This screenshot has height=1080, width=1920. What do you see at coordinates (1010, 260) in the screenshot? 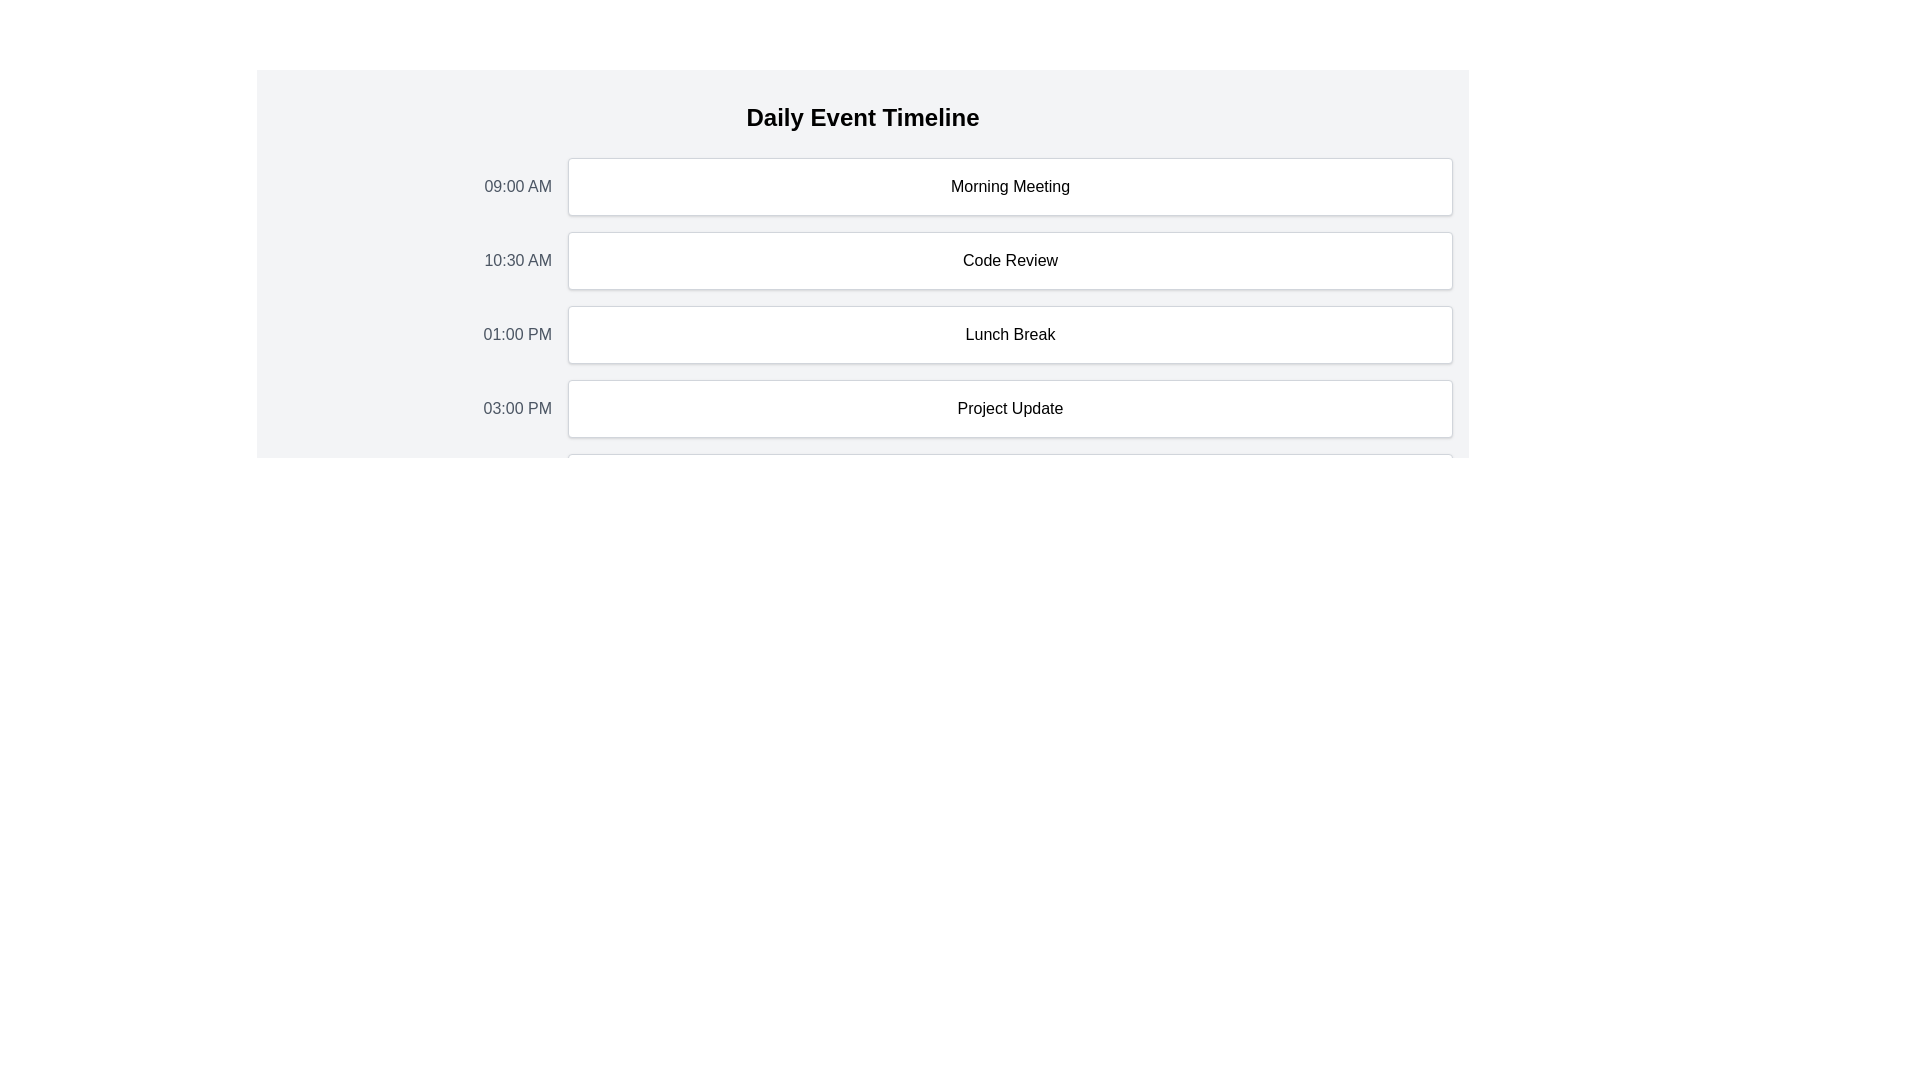
I see `the non-interactive text display element that shows 'Code Review', which is located in the center of the '10:30 AM' section of the timeline interface` at bounding box center [1010, 260].